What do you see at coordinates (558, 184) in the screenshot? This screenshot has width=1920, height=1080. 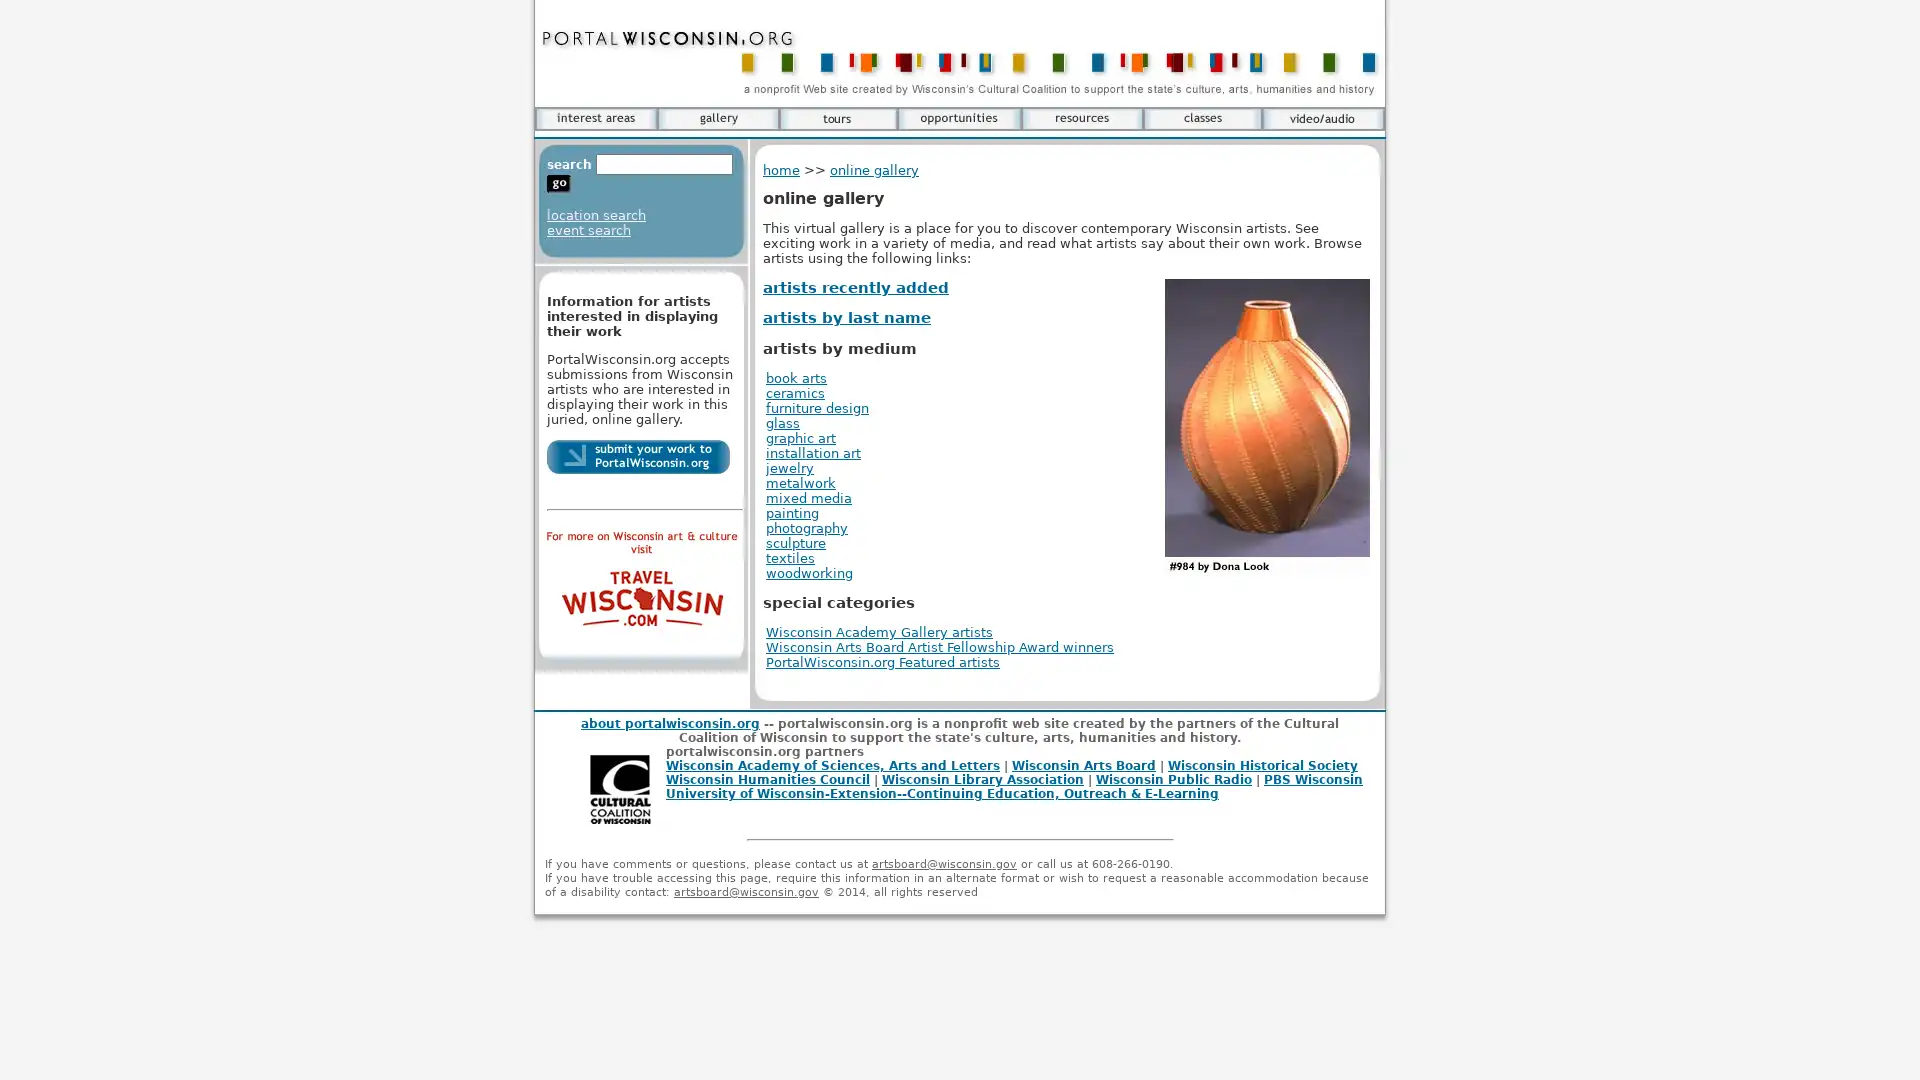 I see `go` at bounding box center [558, 184].